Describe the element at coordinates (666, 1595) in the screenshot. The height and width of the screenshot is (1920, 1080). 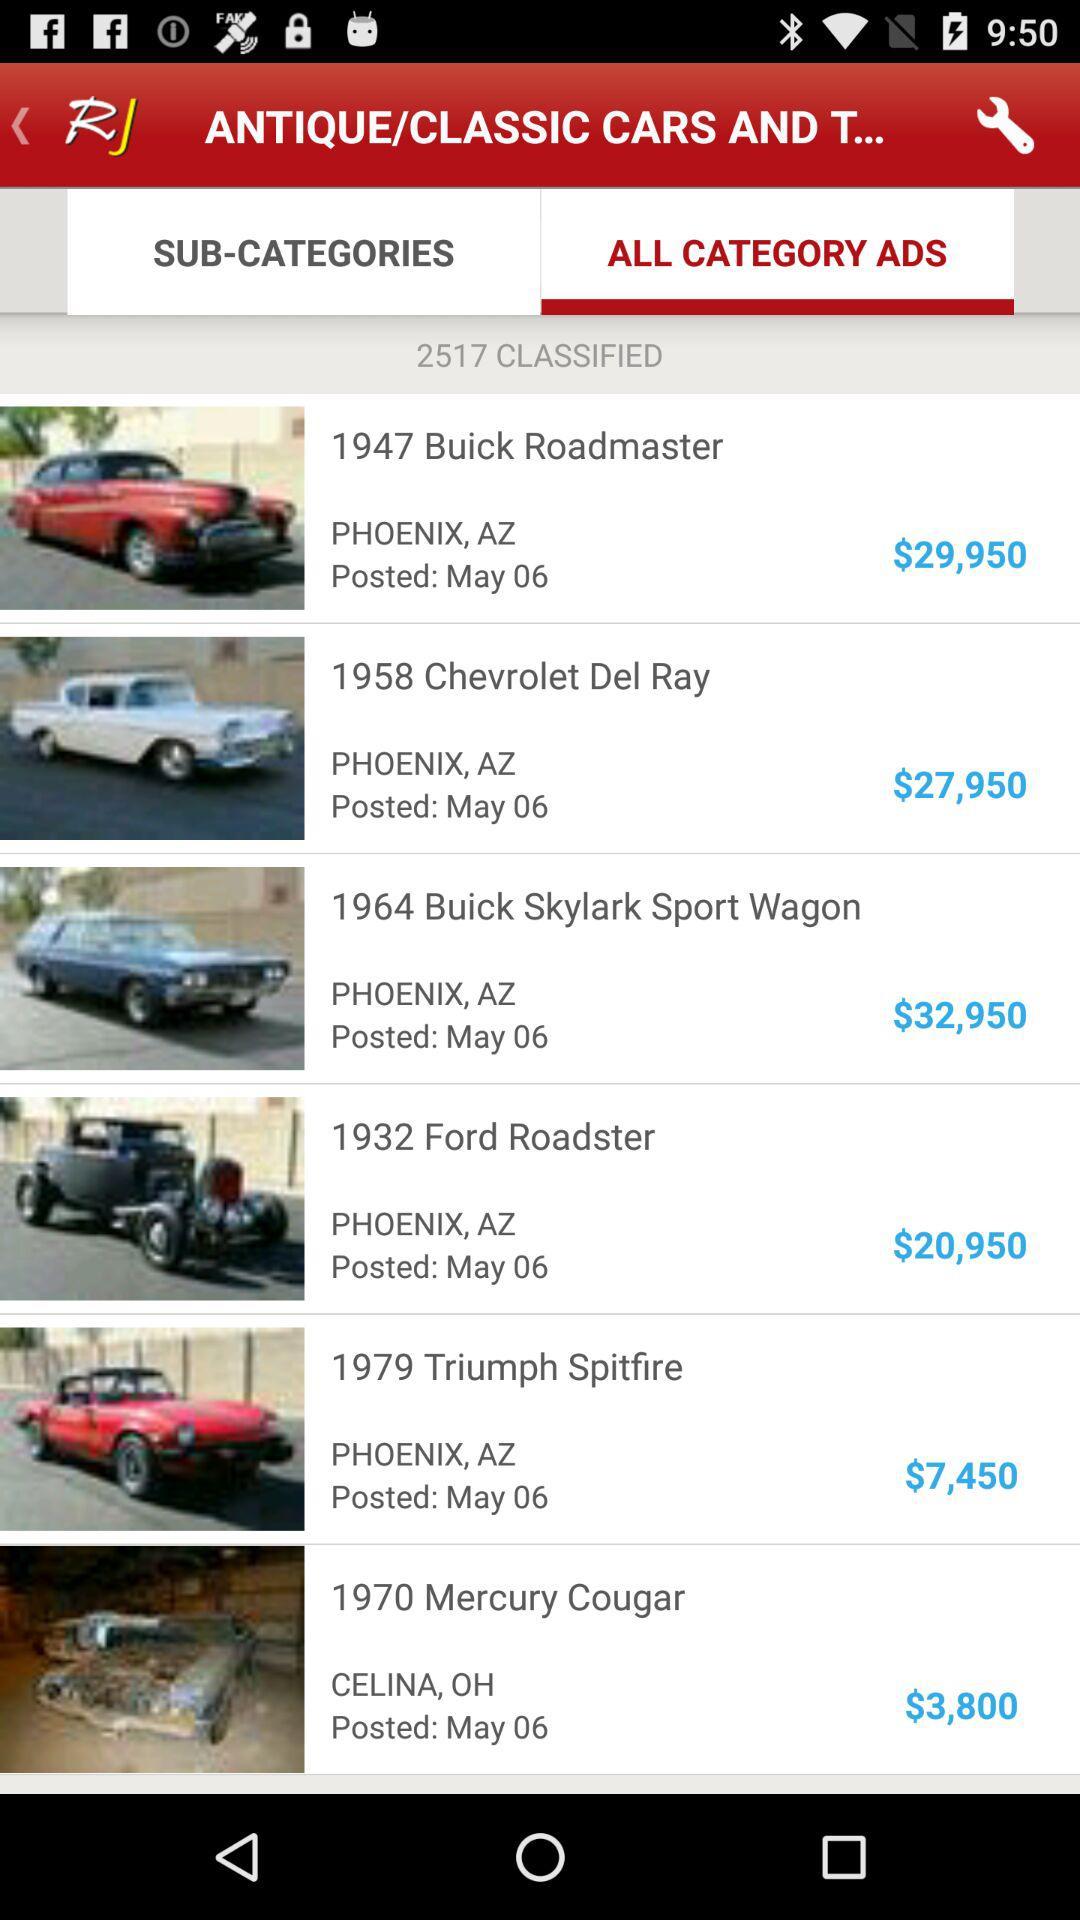
I see `app below the posted: may 06 icon` at that location.